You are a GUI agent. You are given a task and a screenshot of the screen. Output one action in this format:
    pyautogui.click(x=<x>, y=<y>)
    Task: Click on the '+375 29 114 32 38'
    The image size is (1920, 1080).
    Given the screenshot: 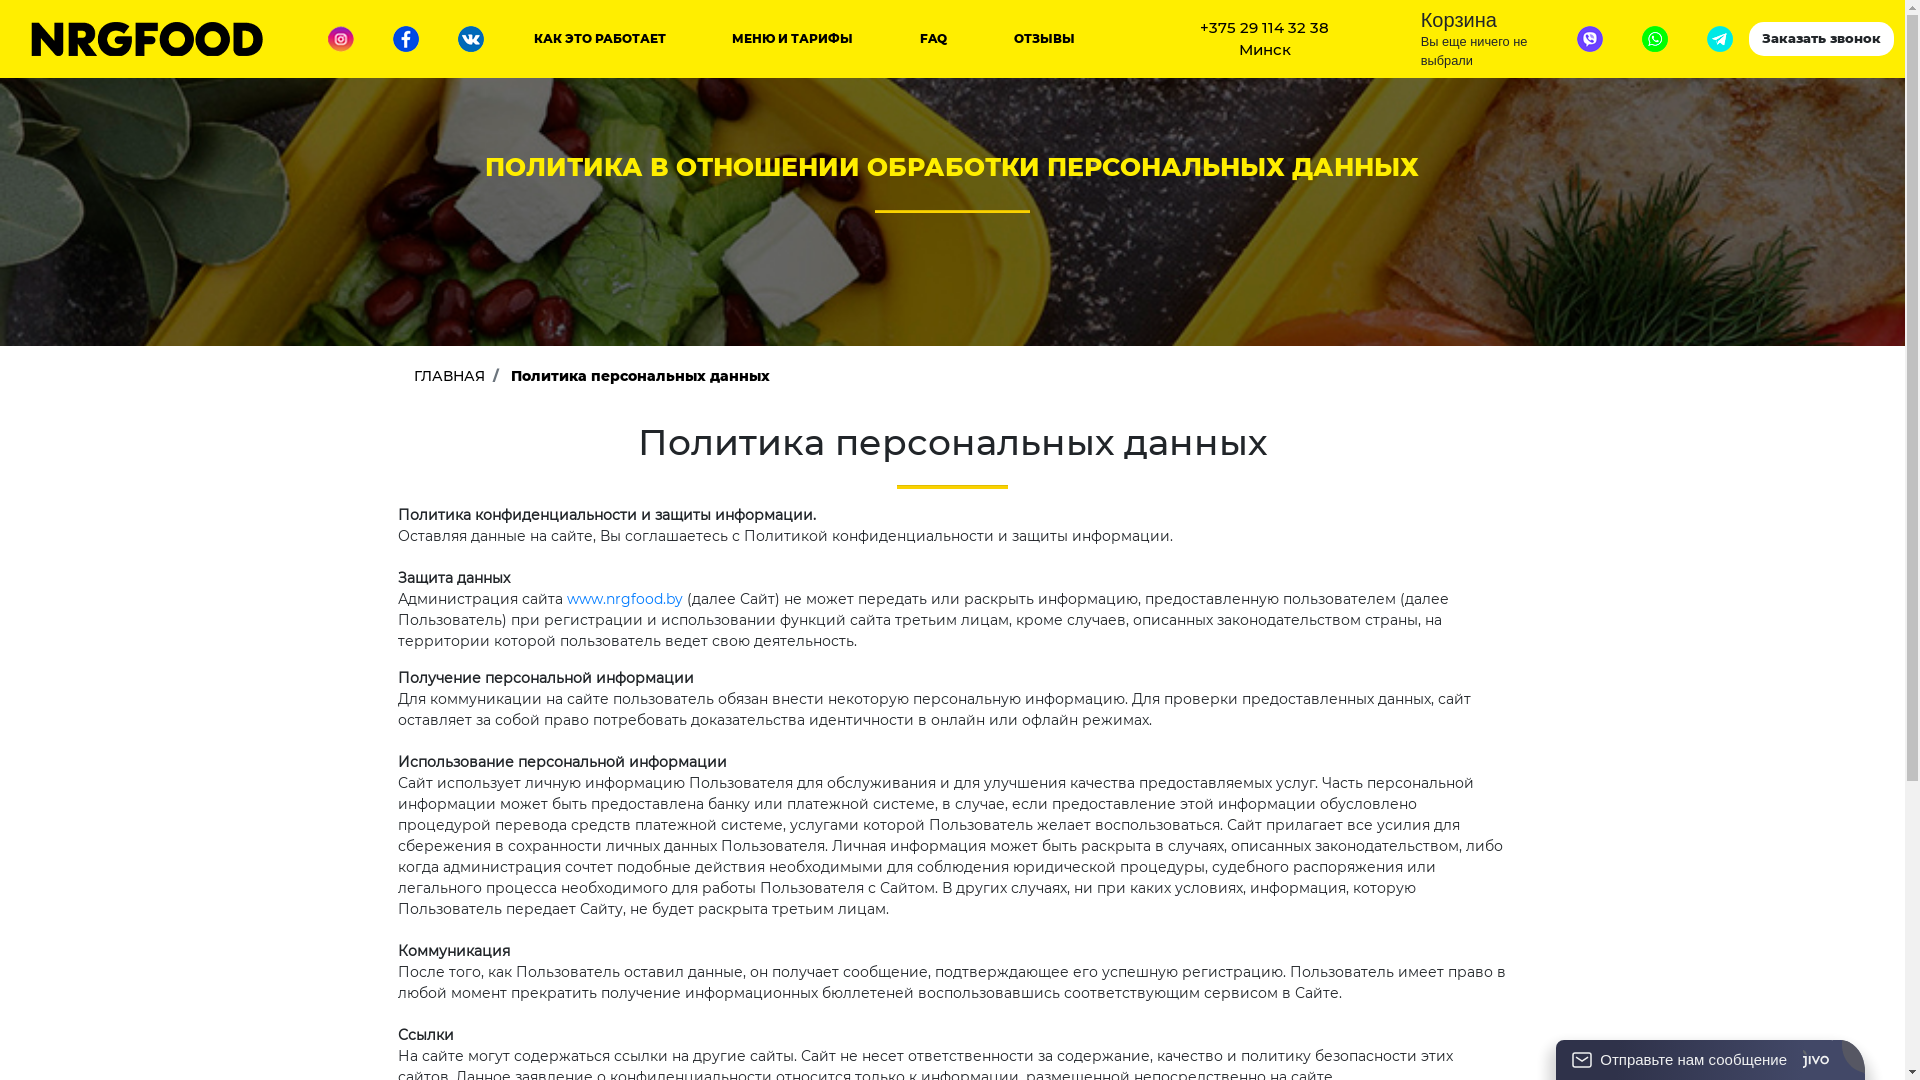 What is the action you would take?
    pyautogui.click(x=1263, y=28)
    